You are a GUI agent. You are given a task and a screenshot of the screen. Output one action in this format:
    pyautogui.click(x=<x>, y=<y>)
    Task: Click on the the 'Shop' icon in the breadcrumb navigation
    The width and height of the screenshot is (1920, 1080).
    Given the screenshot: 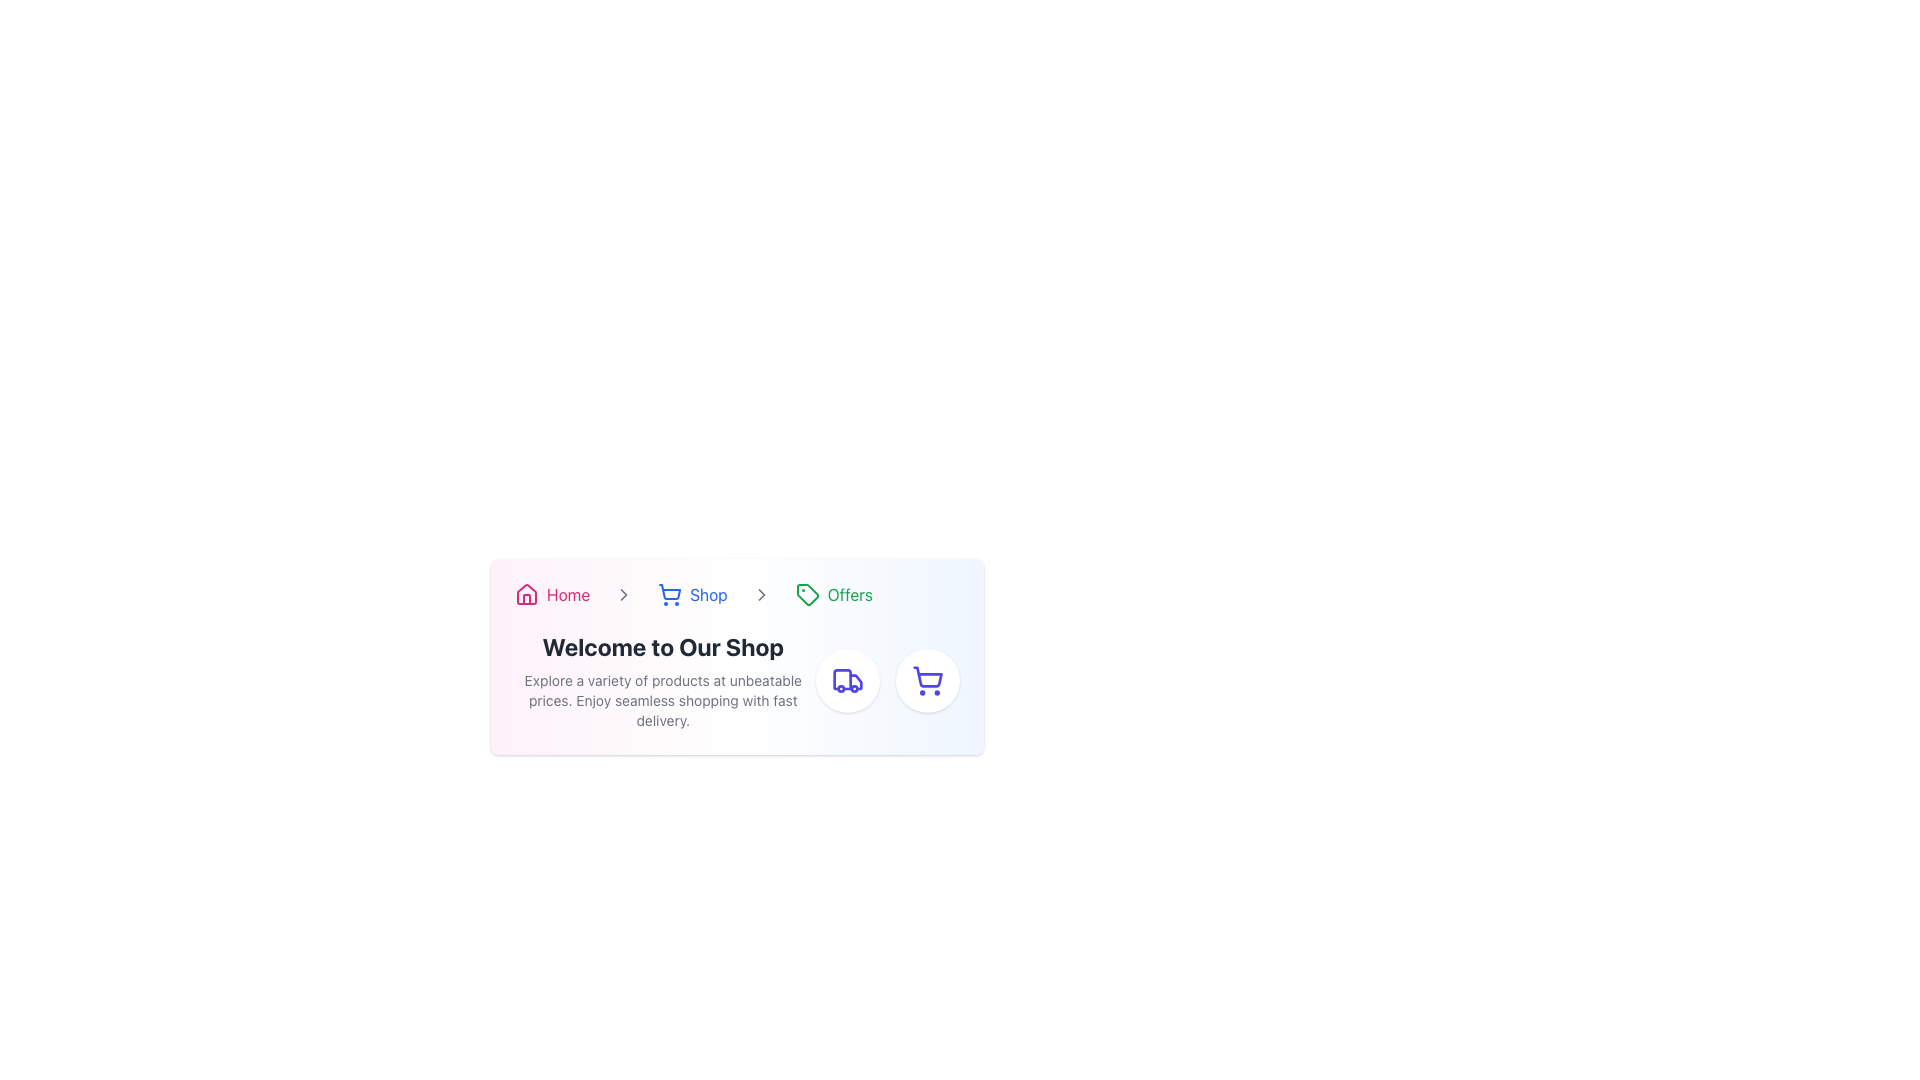 What is the action you would take?
    pyautogui.click(x=670, y=593)
    